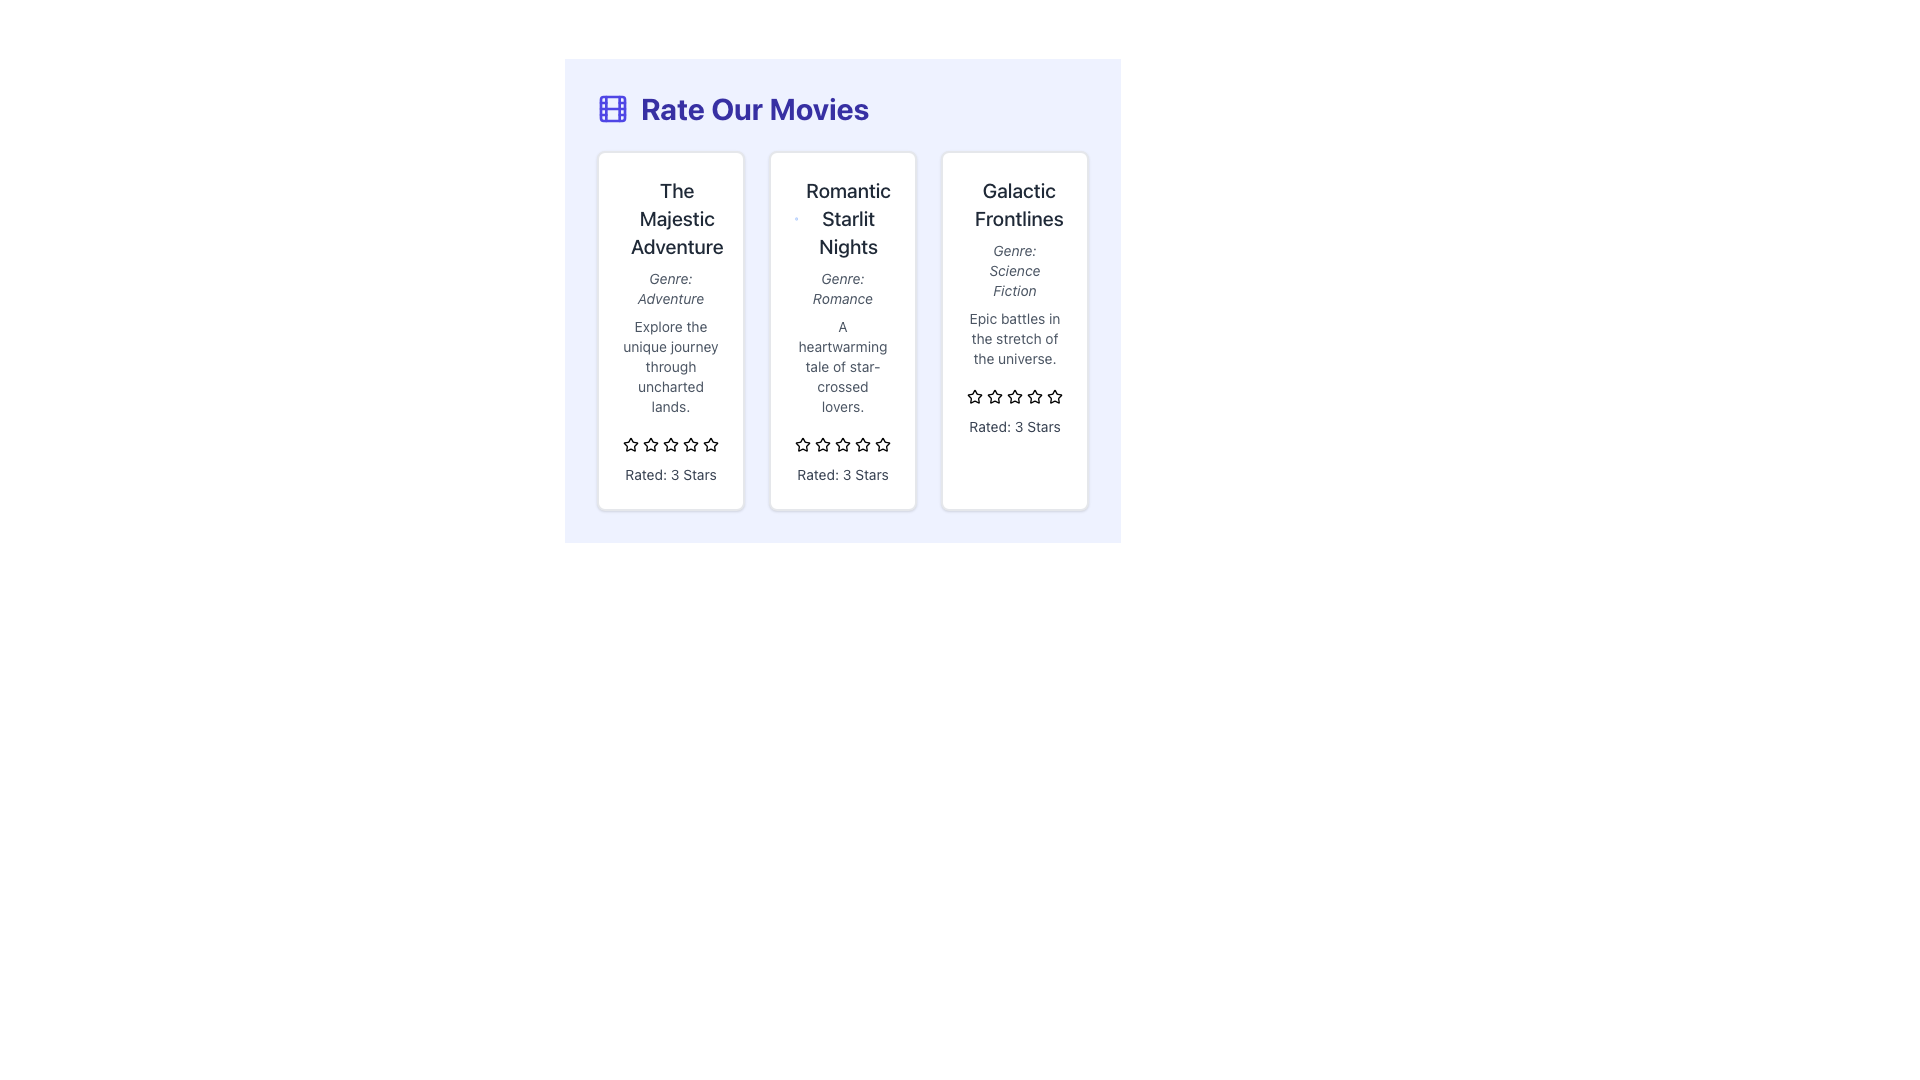  What do you see at coordinates (822, 443) in the screenshot?
I see `the third star-shaped icon in the rating component of the 'Romantic Starlit Nights' card` at bounding box center [822, 443].